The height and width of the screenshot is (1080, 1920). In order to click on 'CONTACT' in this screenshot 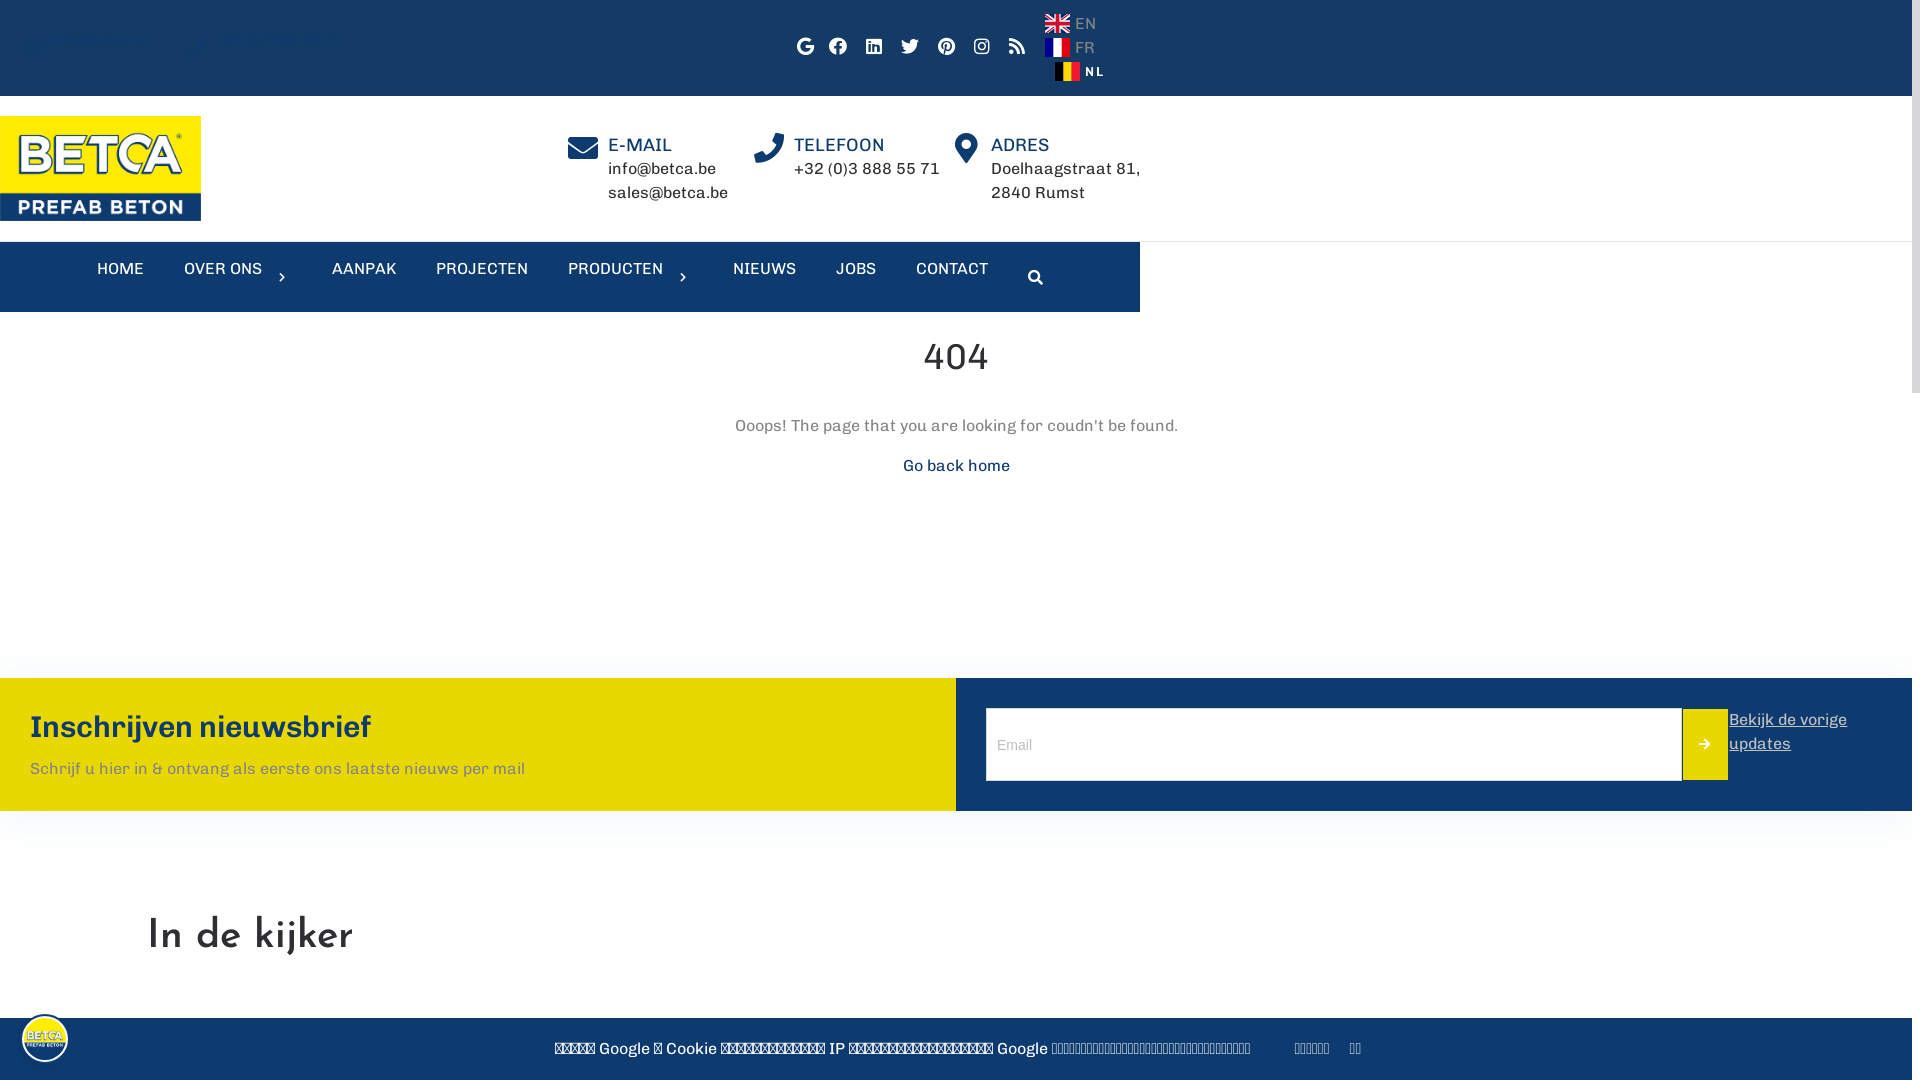, I will do `click(895, 277)`.